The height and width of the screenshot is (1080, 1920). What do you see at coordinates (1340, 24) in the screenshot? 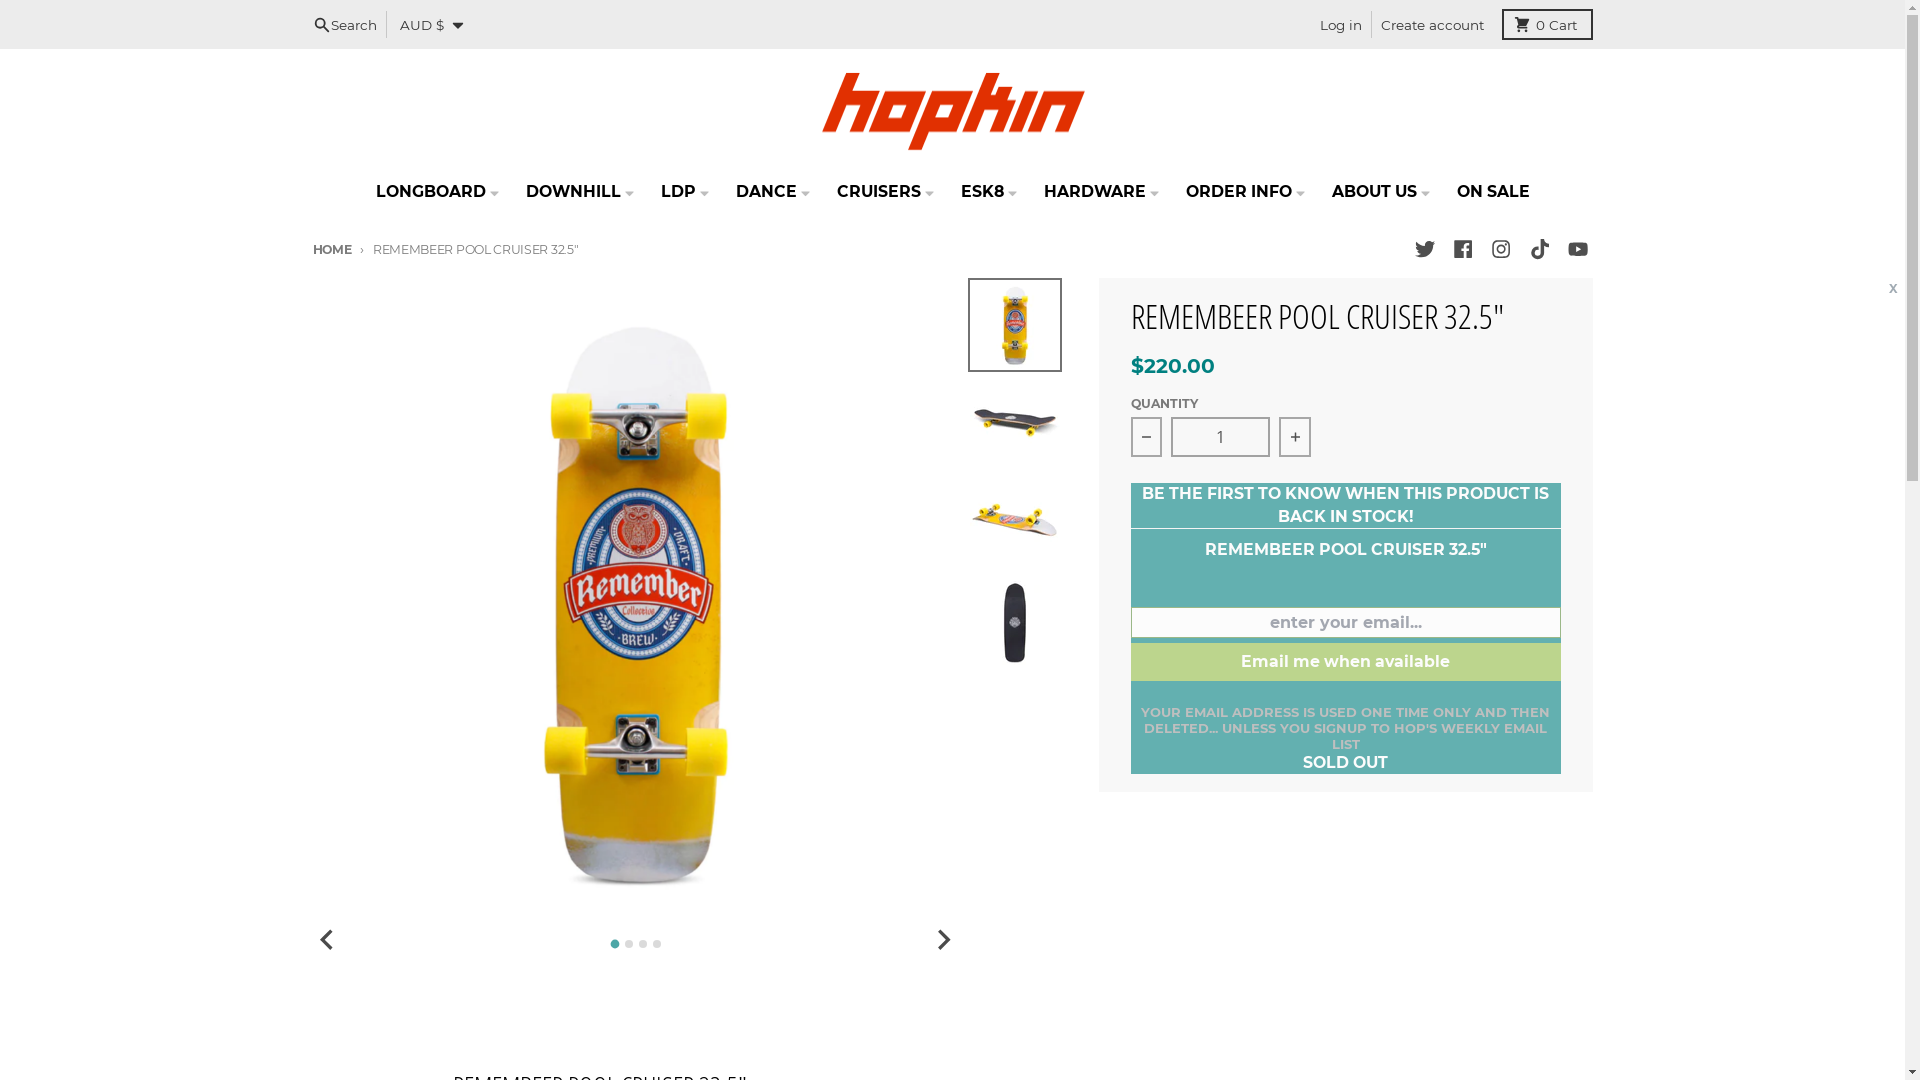
I see `'Log in'` at bounding box center [1340, 24].